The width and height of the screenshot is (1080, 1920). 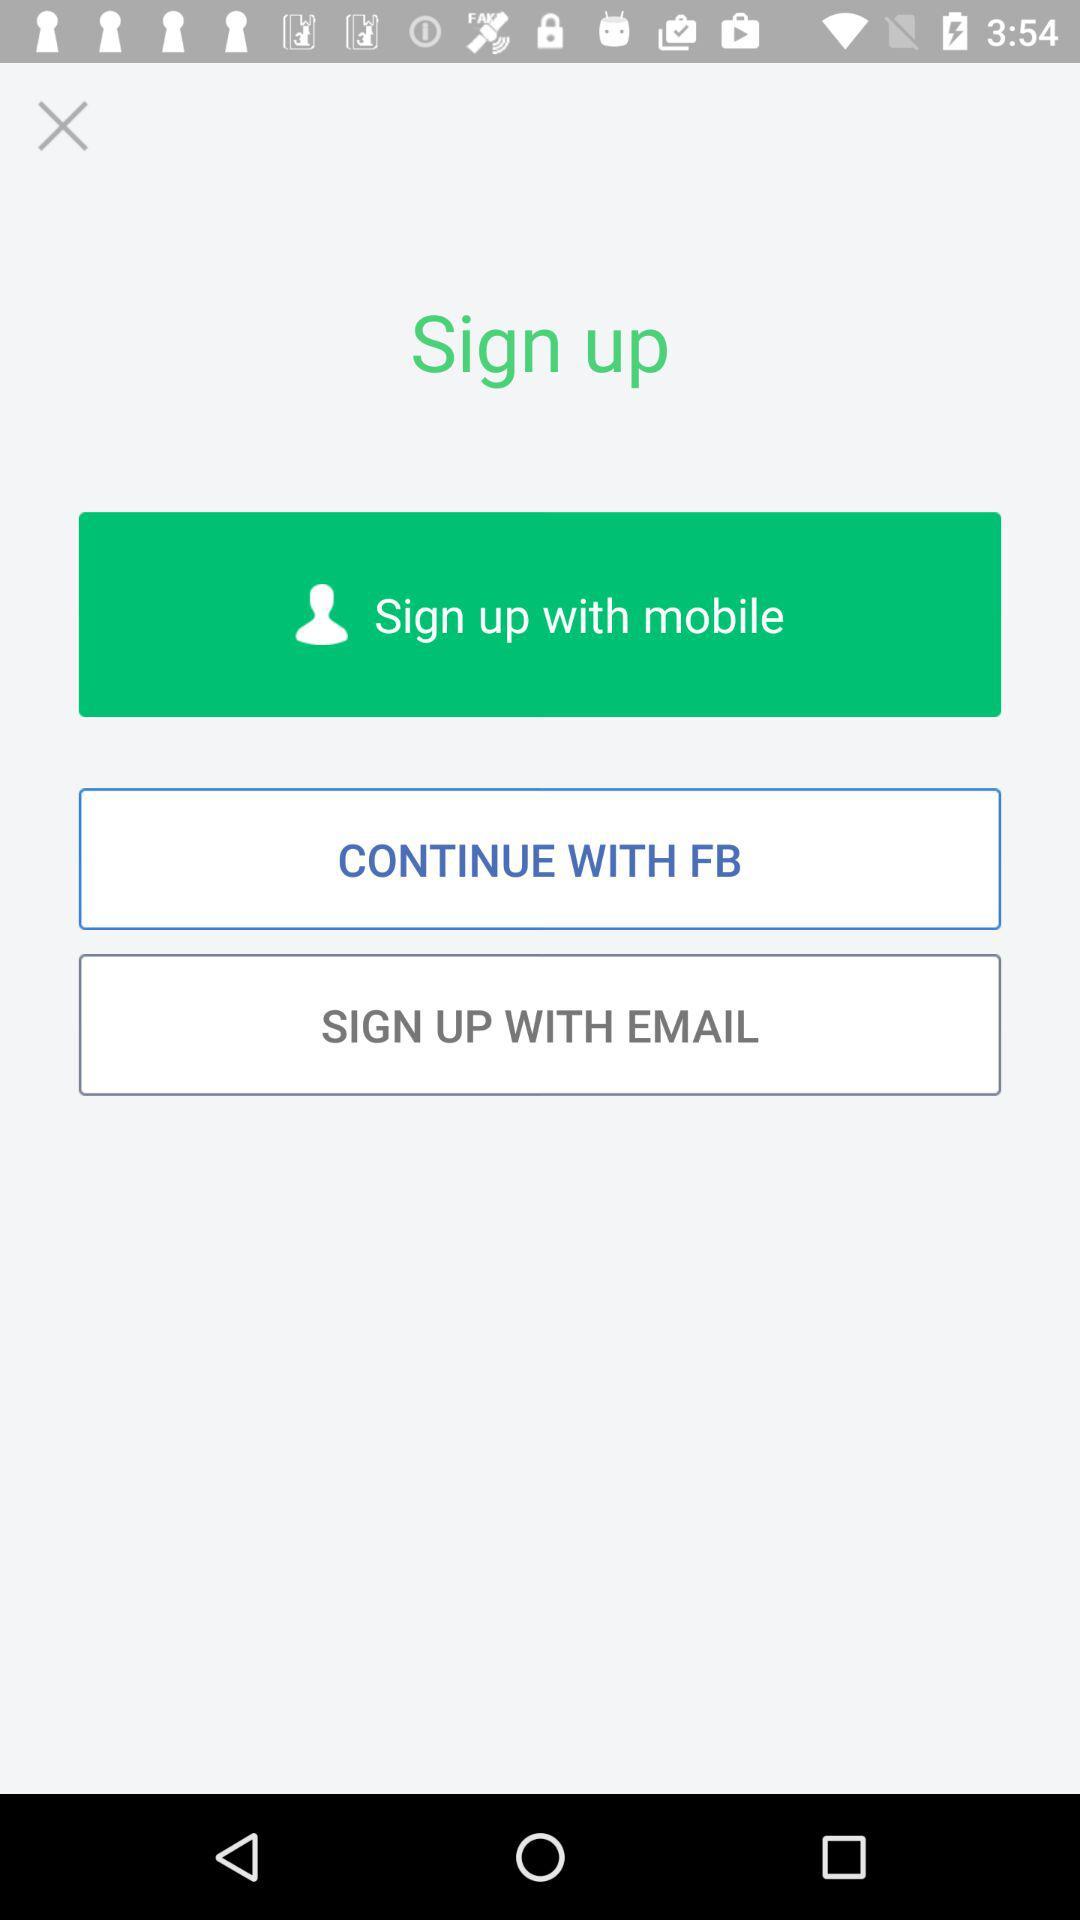 What do you see at coordinates (540, 859) in the screenshot?
I see `continue with fb icon` at bounding box center [540, 859].